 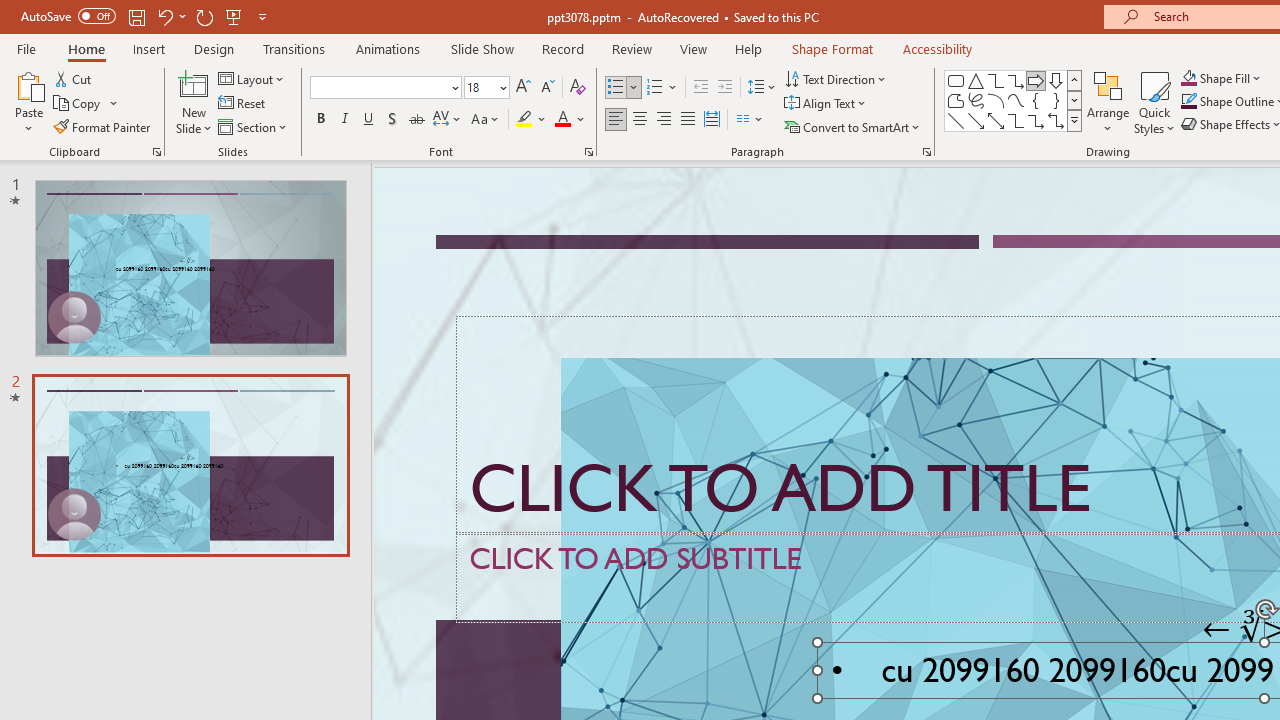 I want to click on 'Connector: Elbow Double-Arrow', so click(x=1055, y=120).